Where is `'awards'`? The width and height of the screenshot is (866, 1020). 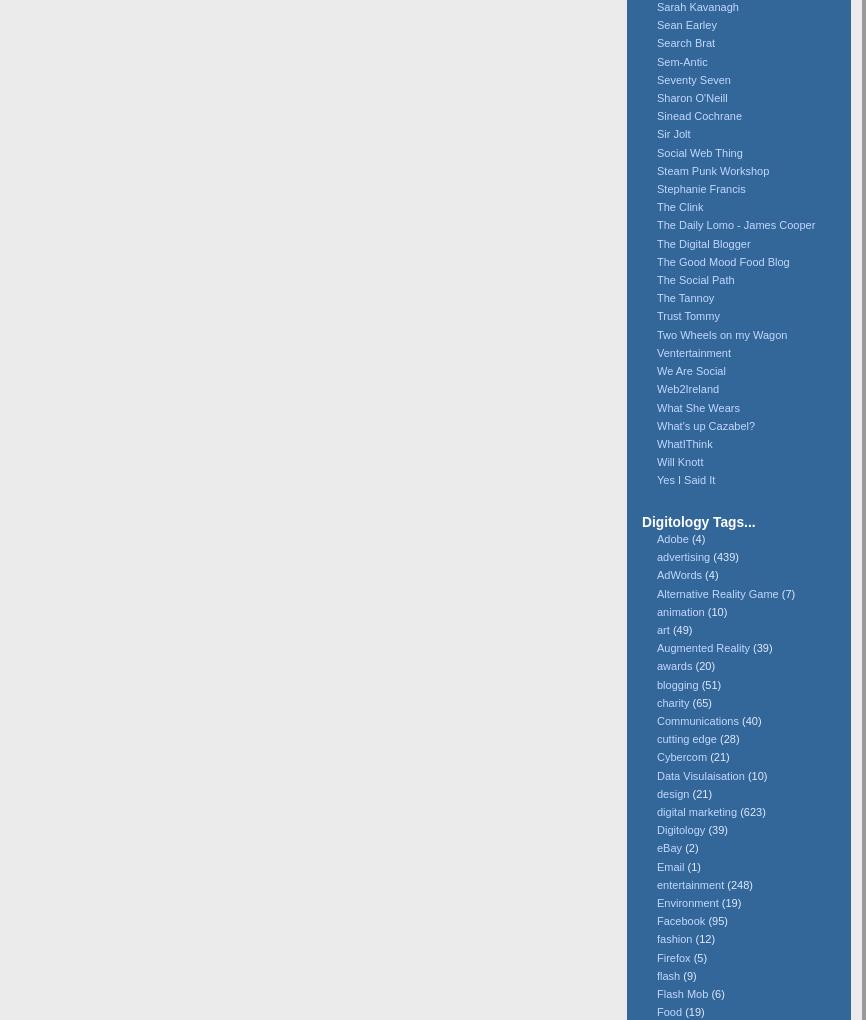 'awards' is located at coordinates (673, 665).